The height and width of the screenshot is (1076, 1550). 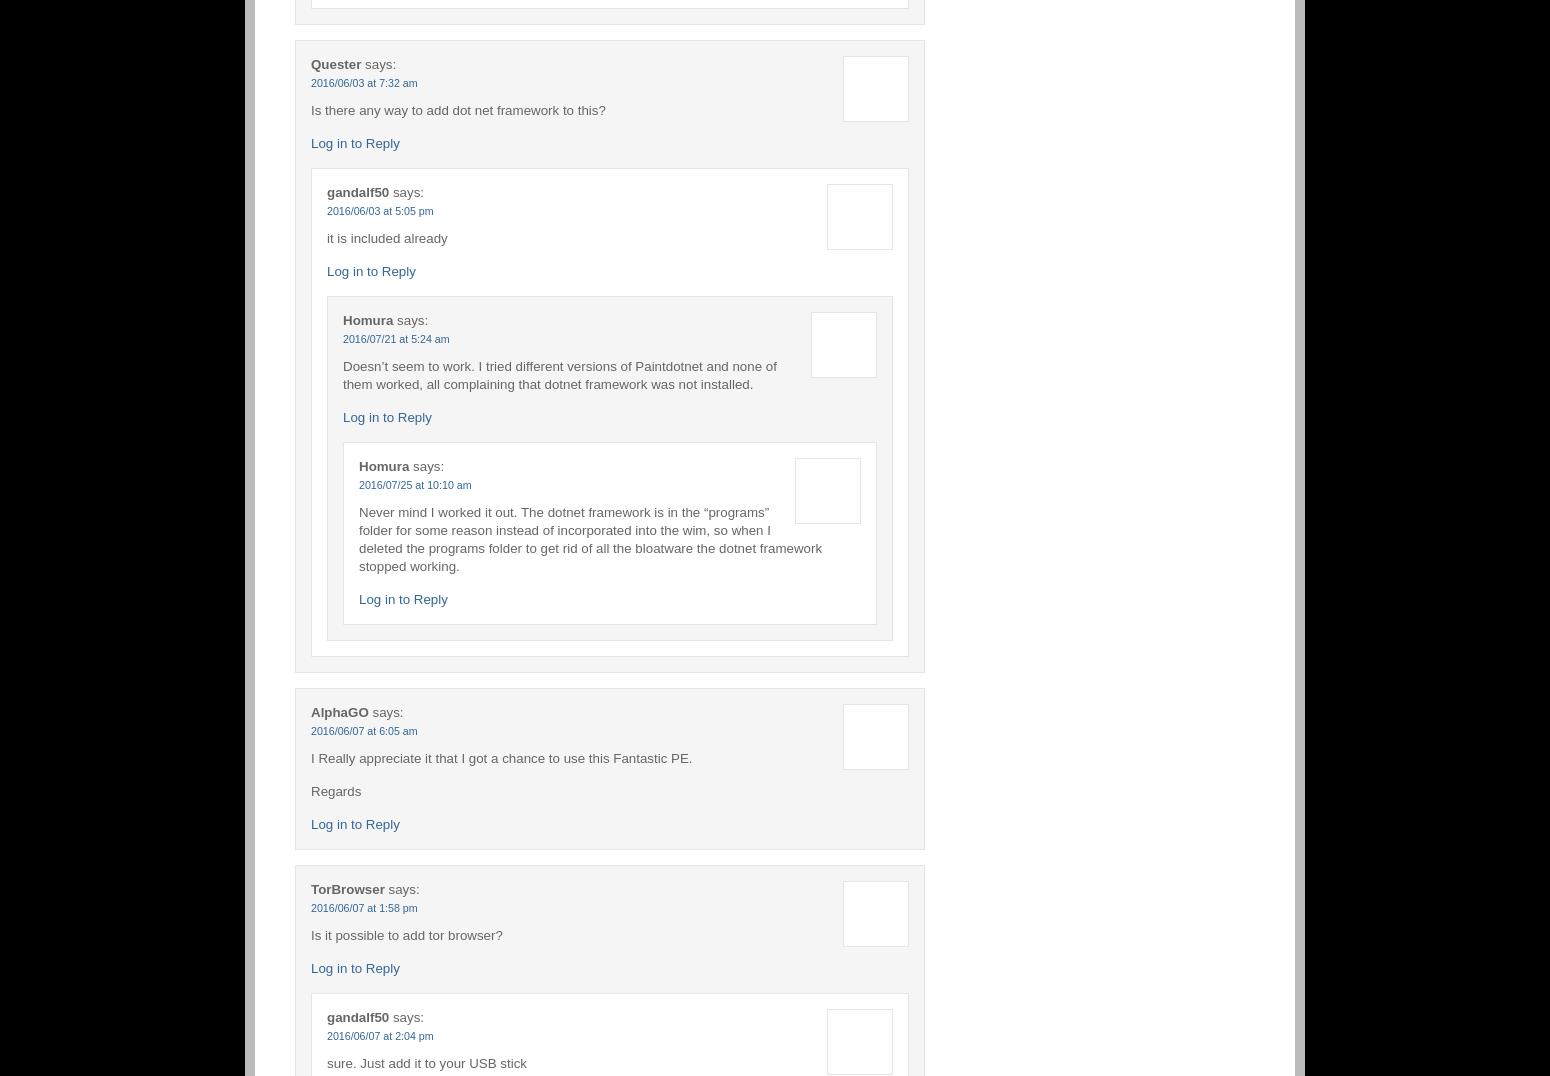 I want to click on 'Doesn’t seem to work. I tried different versions of Paintdotnet and none of them worked, all complaining that dotnet framework was not installed.', so click(x=559, y=373).